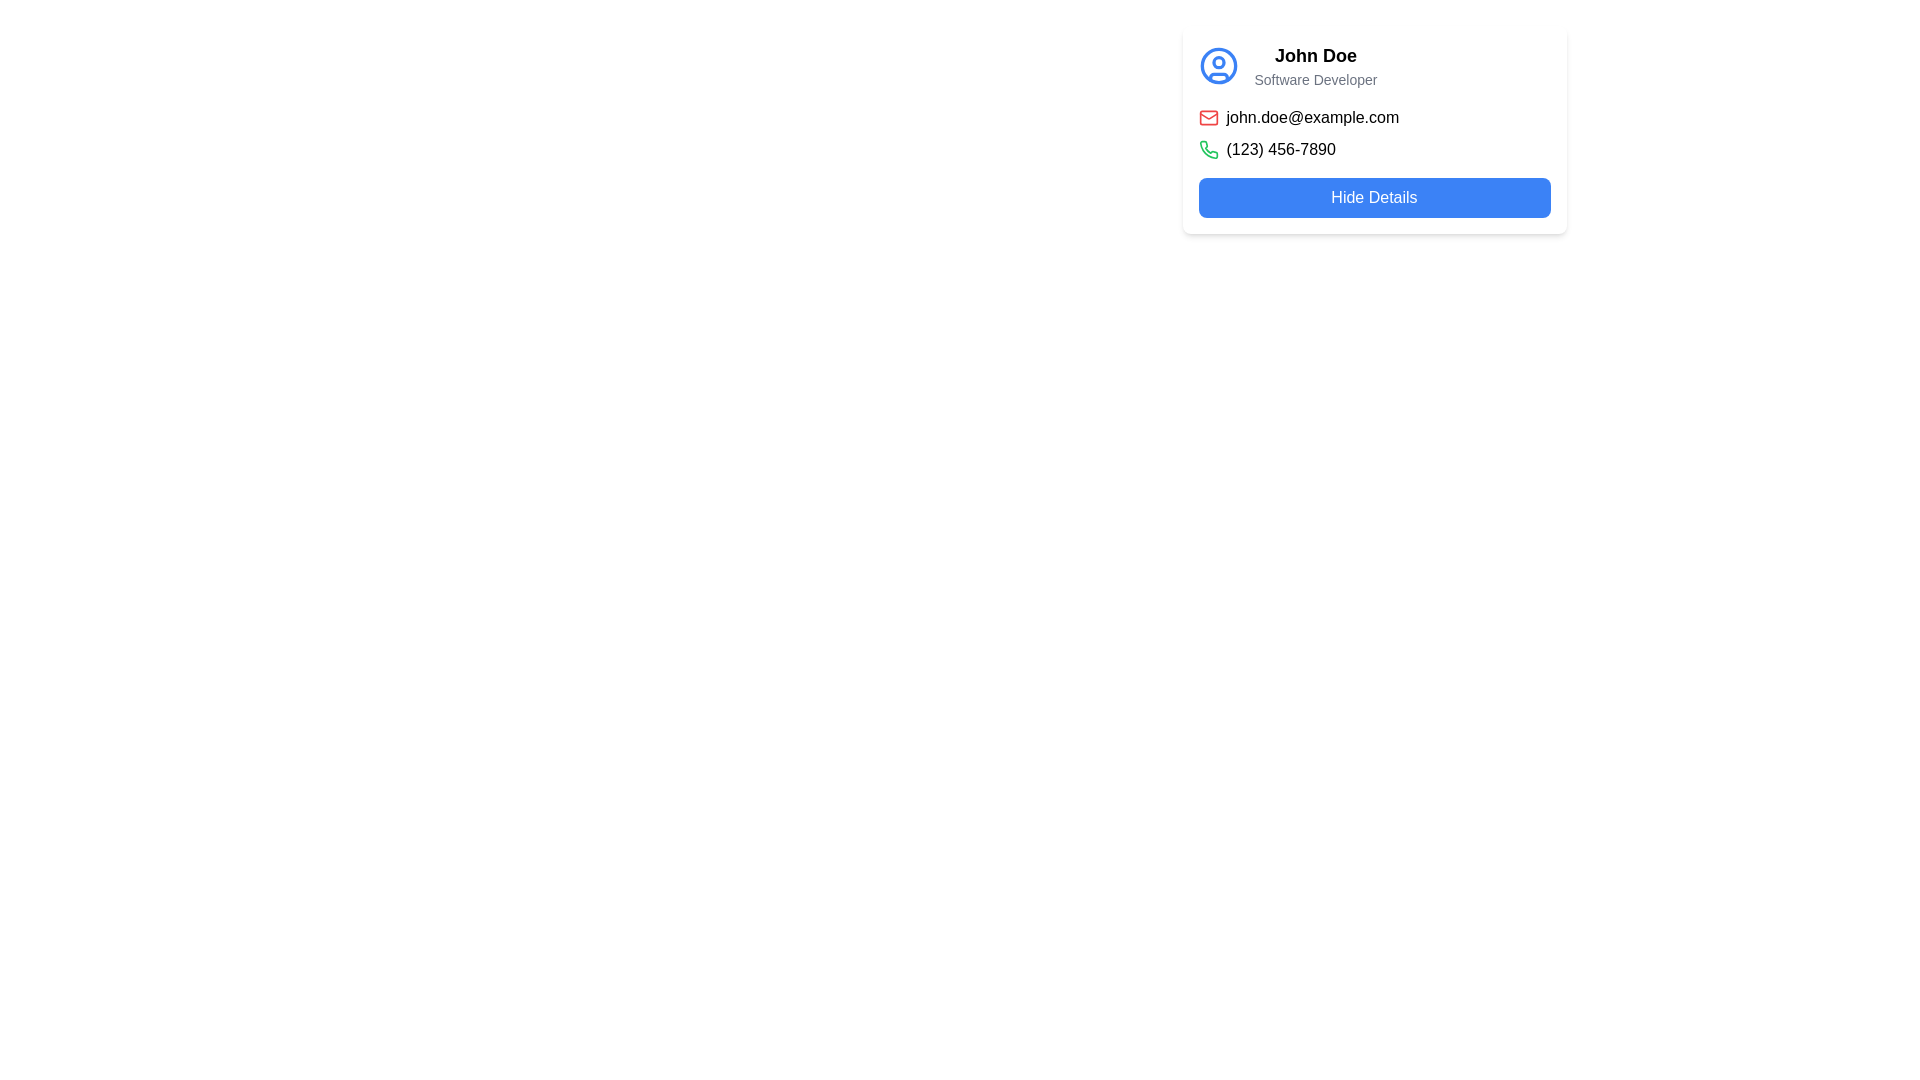  What do you see at coordinates (1207, 118) in the screenshot?
I see `the Decorative SVG rectangle element located within the envelope icon, which is adjacent to an email address` at bounding box center [1207, 118].